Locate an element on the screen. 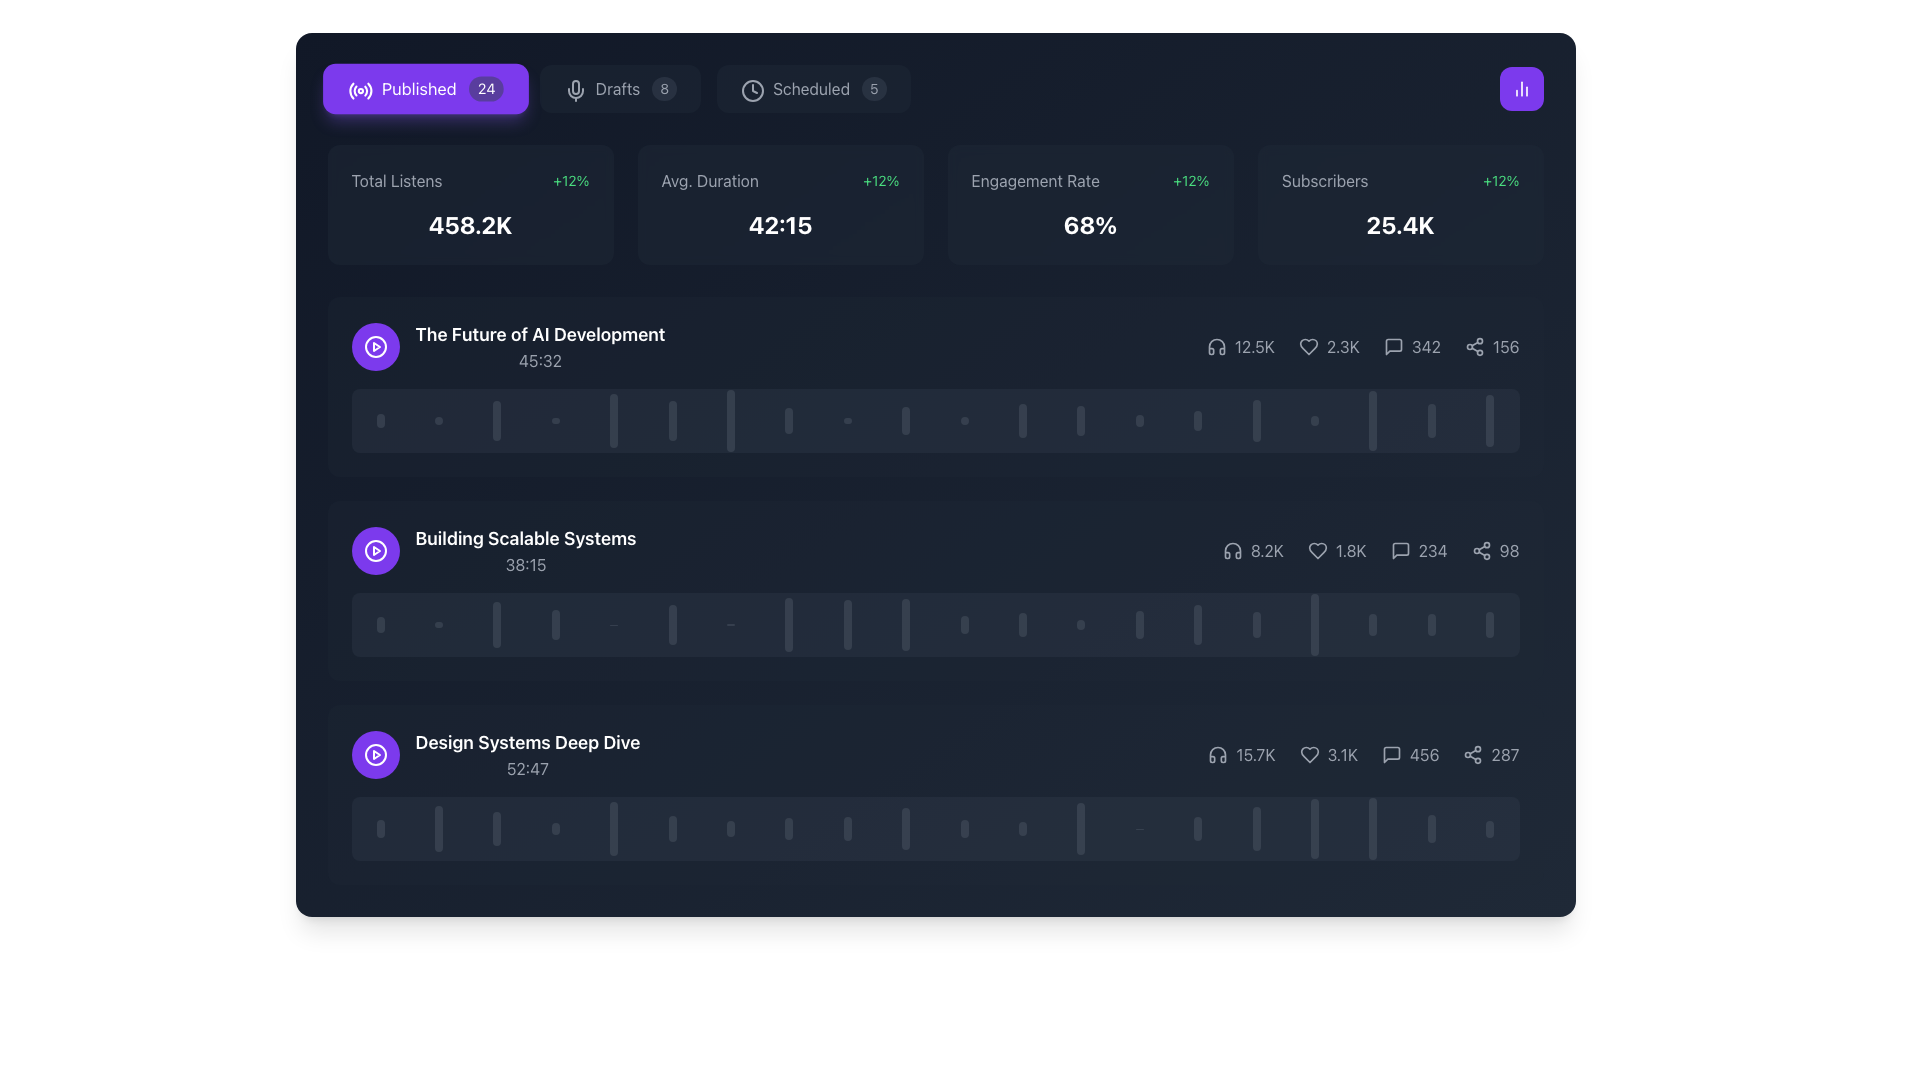  the first informational card displaying total listens and percentage growth, located in the top section of the analytics dashboard is located at coordinates (469, 204).